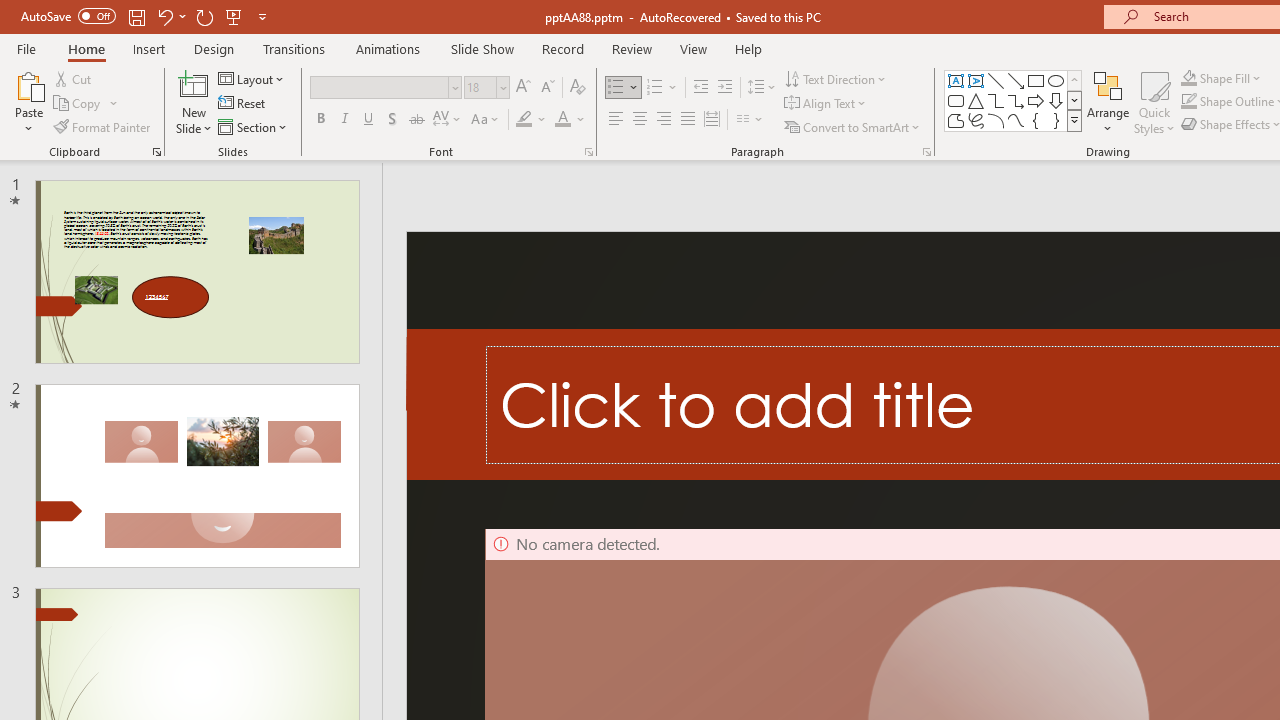 The height and width of the screenshot is (720, 1280). Describe the element at coordinates (724, 86) in the screenshot. I see `'Increase Indent'` at that location.